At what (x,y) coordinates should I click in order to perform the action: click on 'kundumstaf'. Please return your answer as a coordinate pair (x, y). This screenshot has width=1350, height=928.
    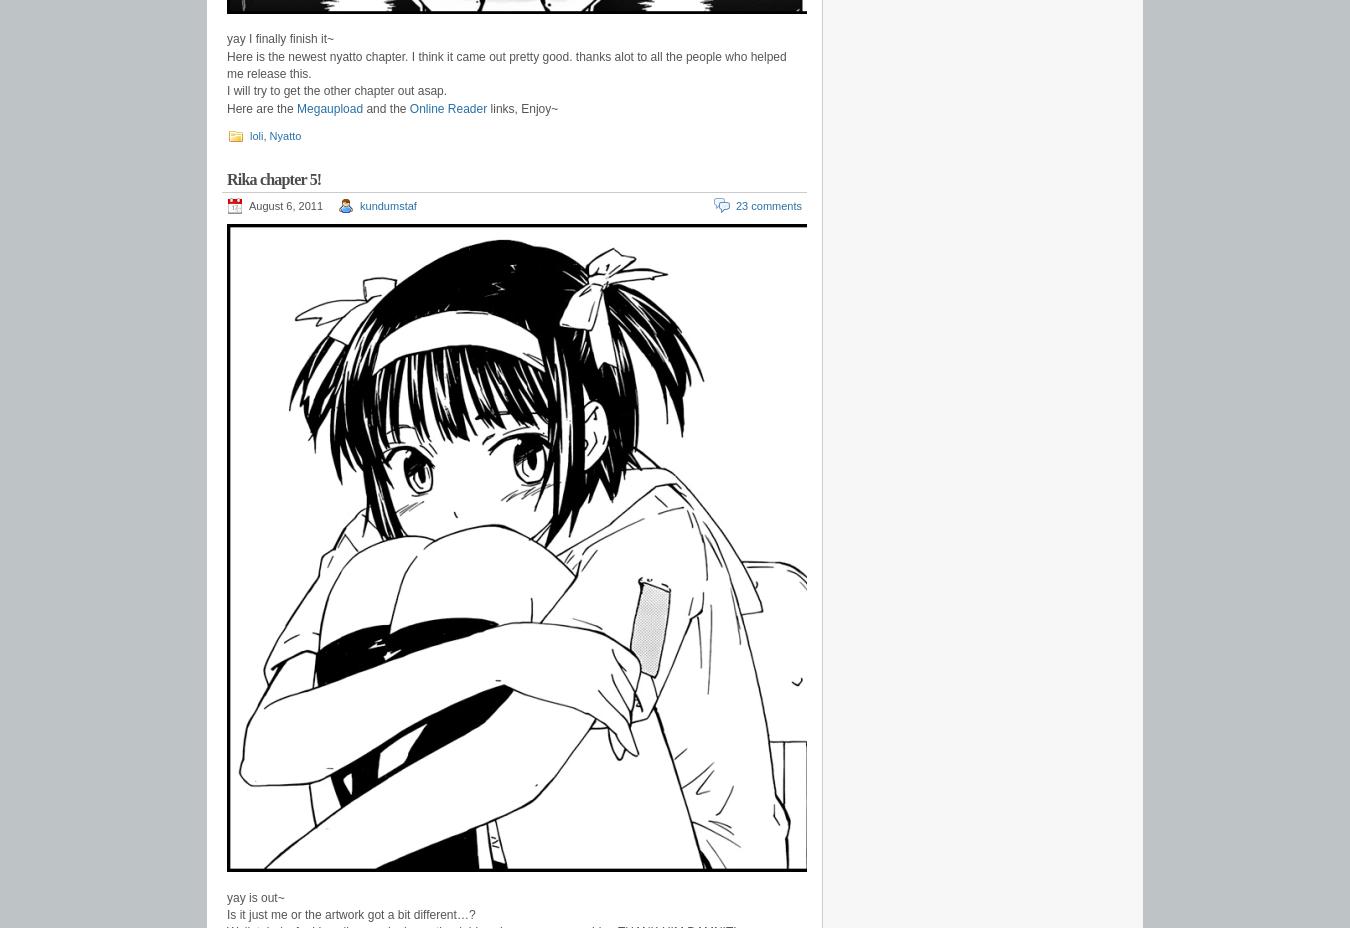
    Looking at the image, I should click on (387, 206).